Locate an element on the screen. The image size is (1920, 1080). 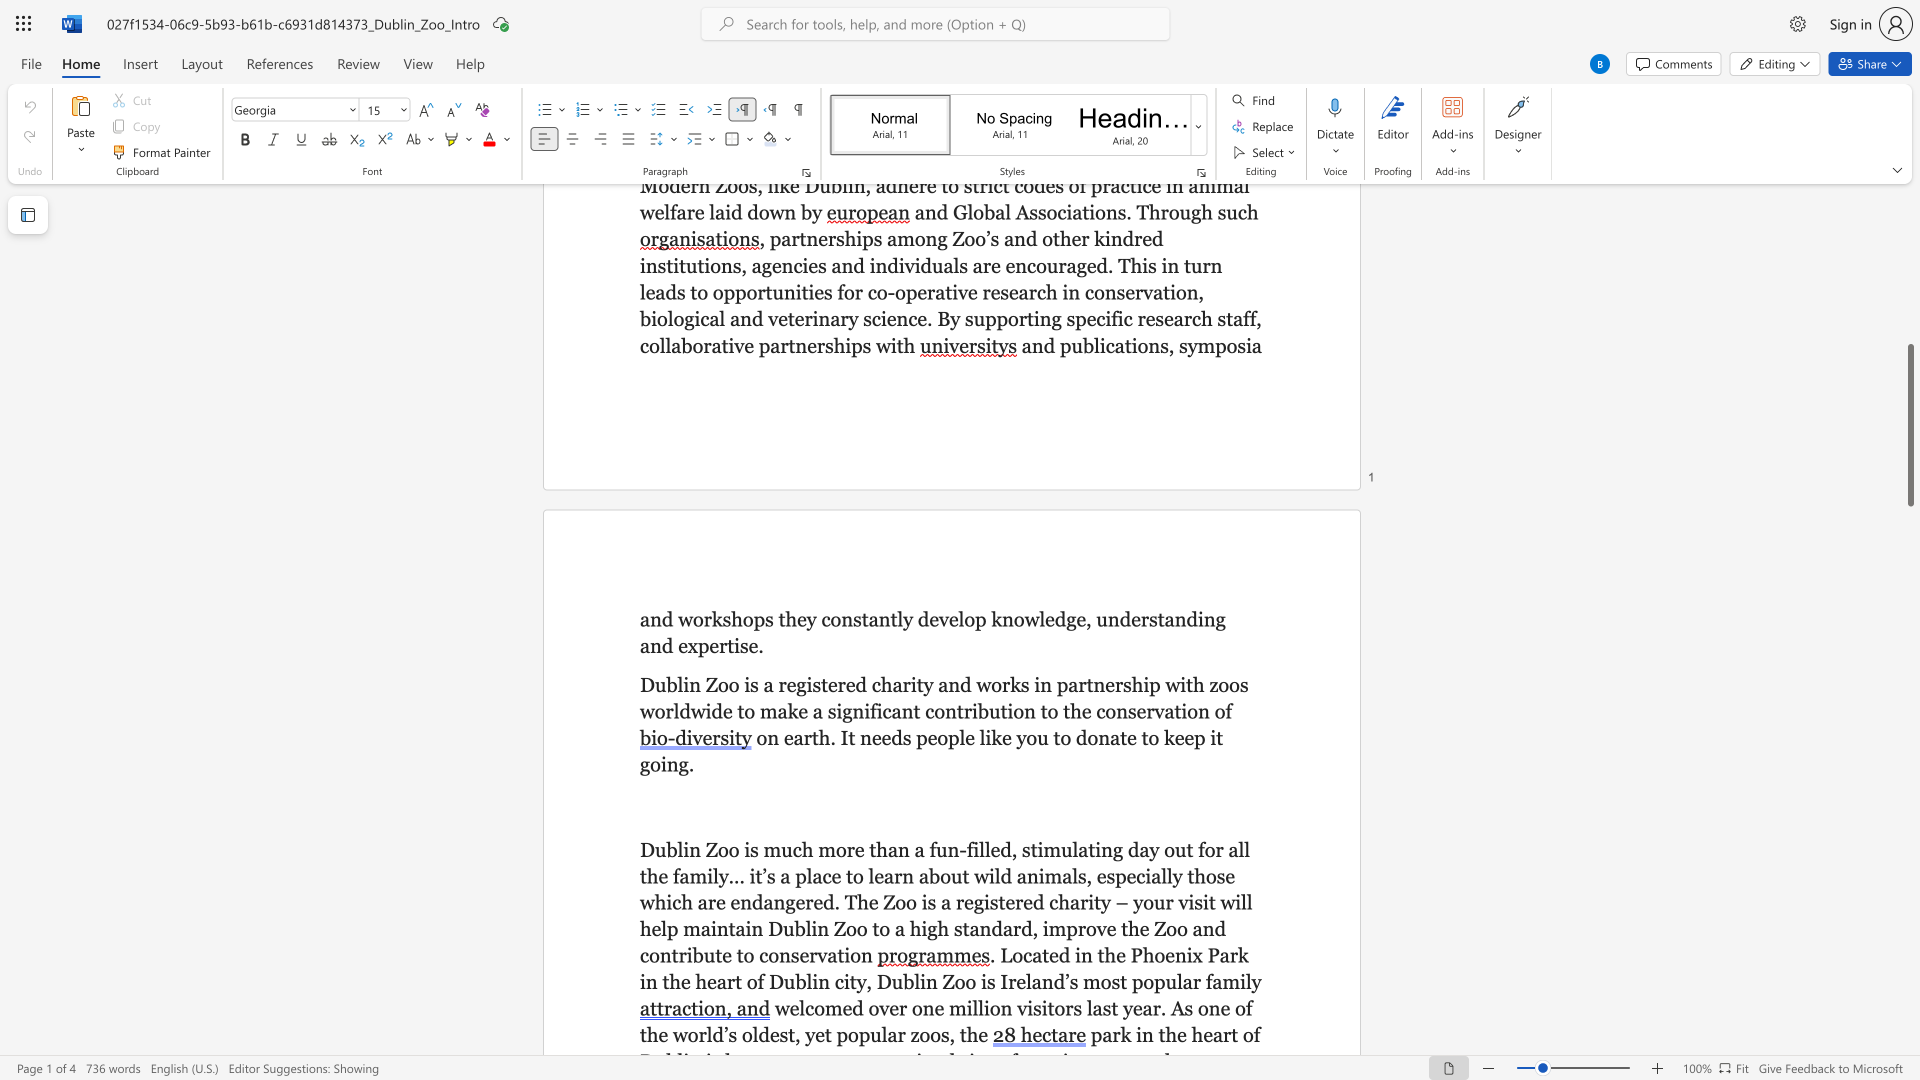
the 1th character "r" in the text is located at coordinates (900, 1034).